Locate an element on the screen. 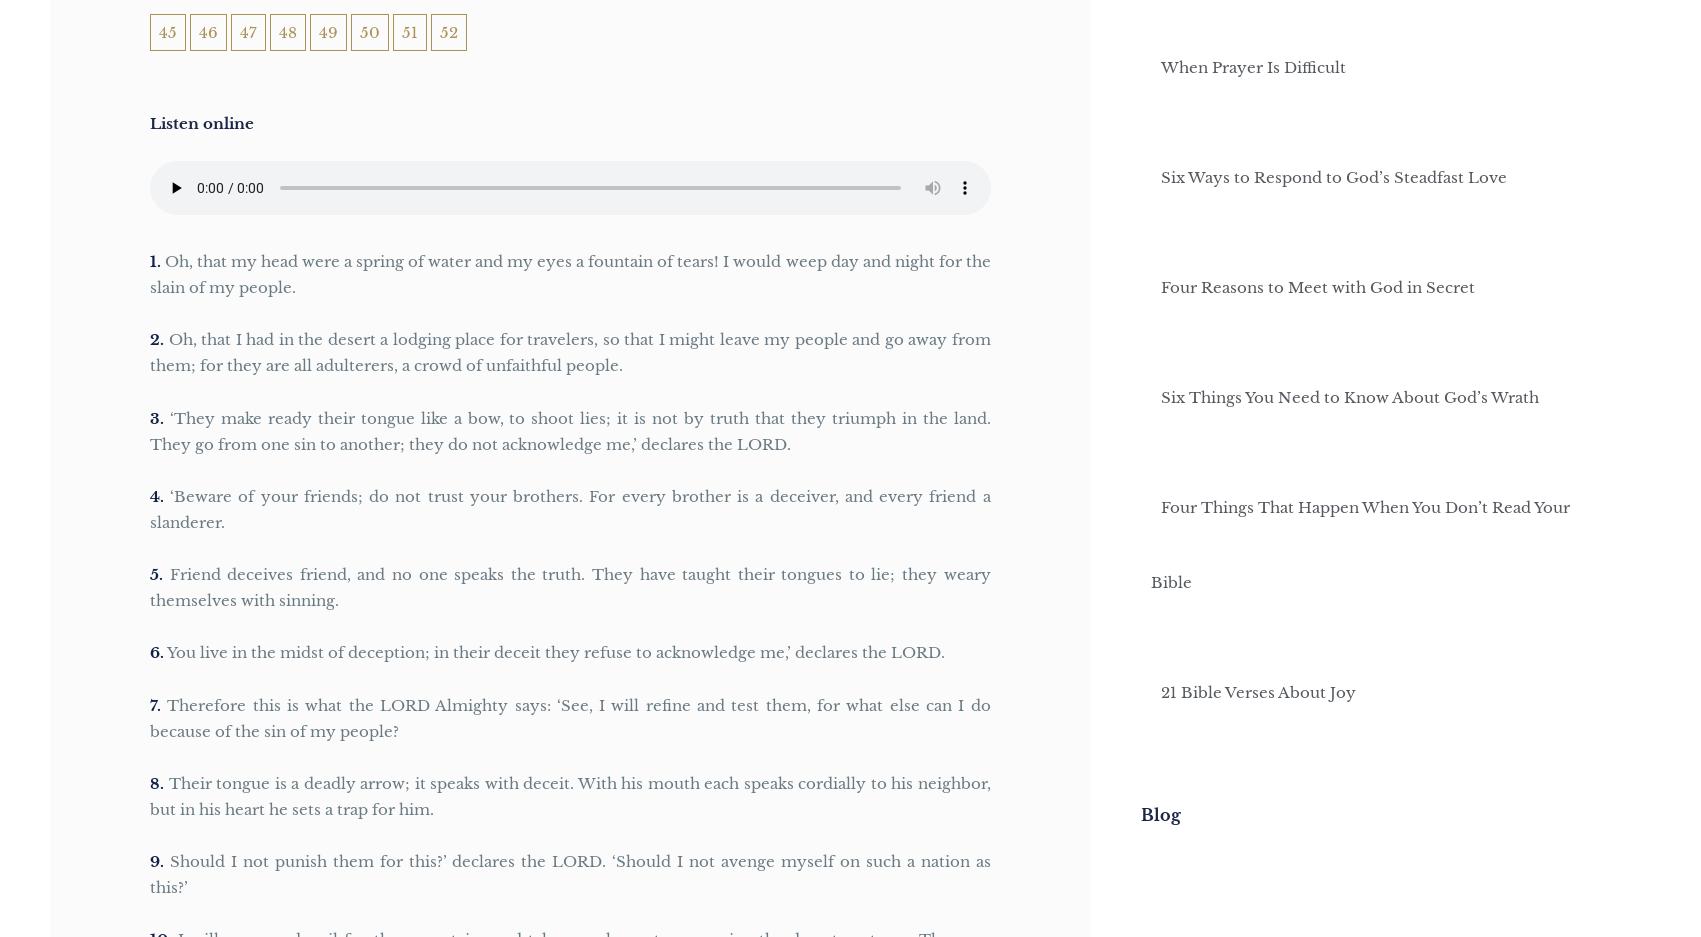 Image resolution: width=1701 pixels, height=937 pixels. 'Blog' is located at coordinates (1159, 812).